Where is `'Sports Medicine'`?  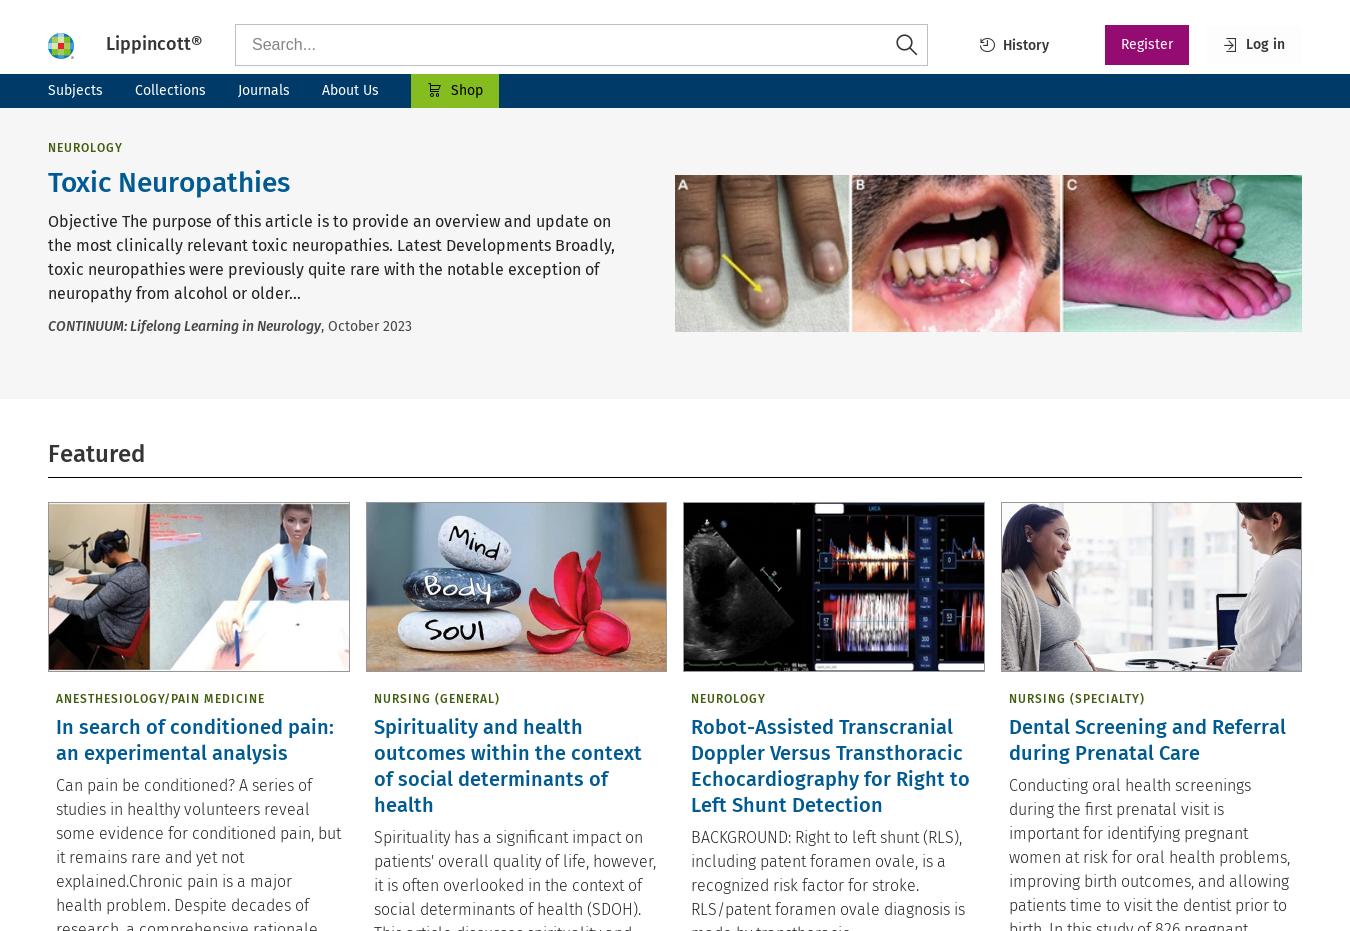
'Sports Medicine' is located at coordinates (730, 670).